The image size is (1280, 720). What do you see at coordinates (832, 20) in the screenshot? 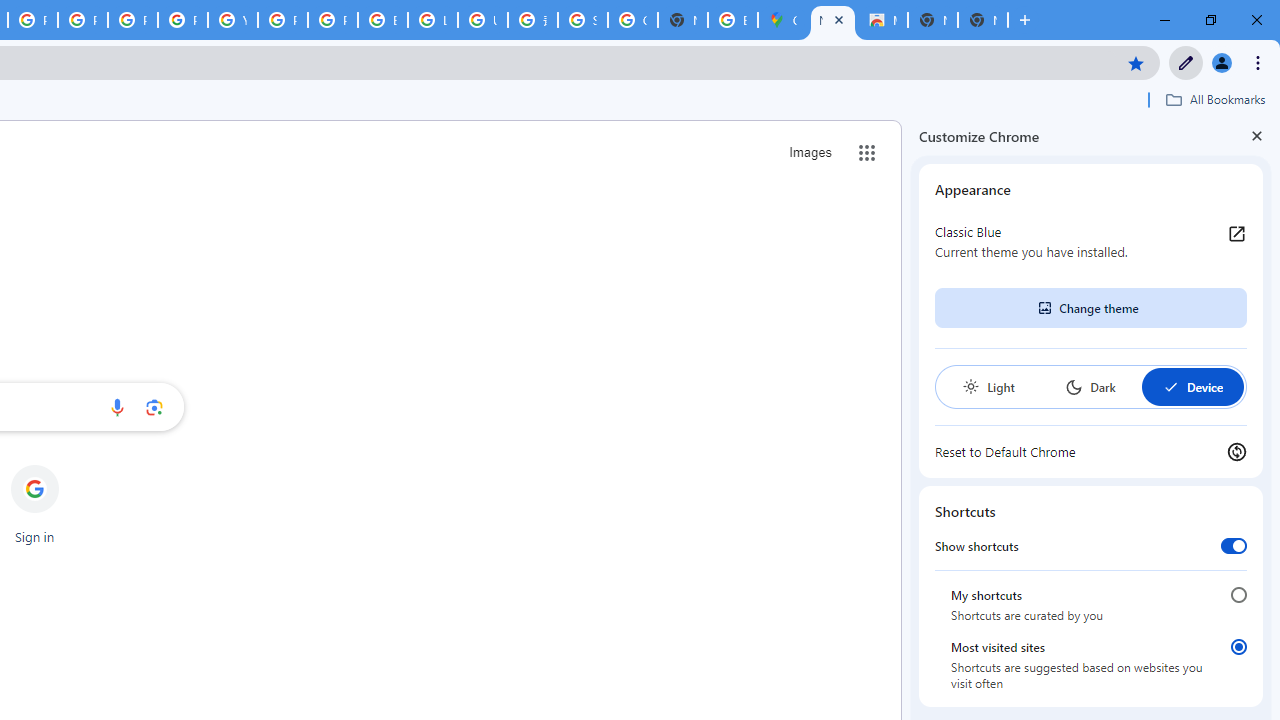
I see `'New Tab'` at bounding box center [832, 20].